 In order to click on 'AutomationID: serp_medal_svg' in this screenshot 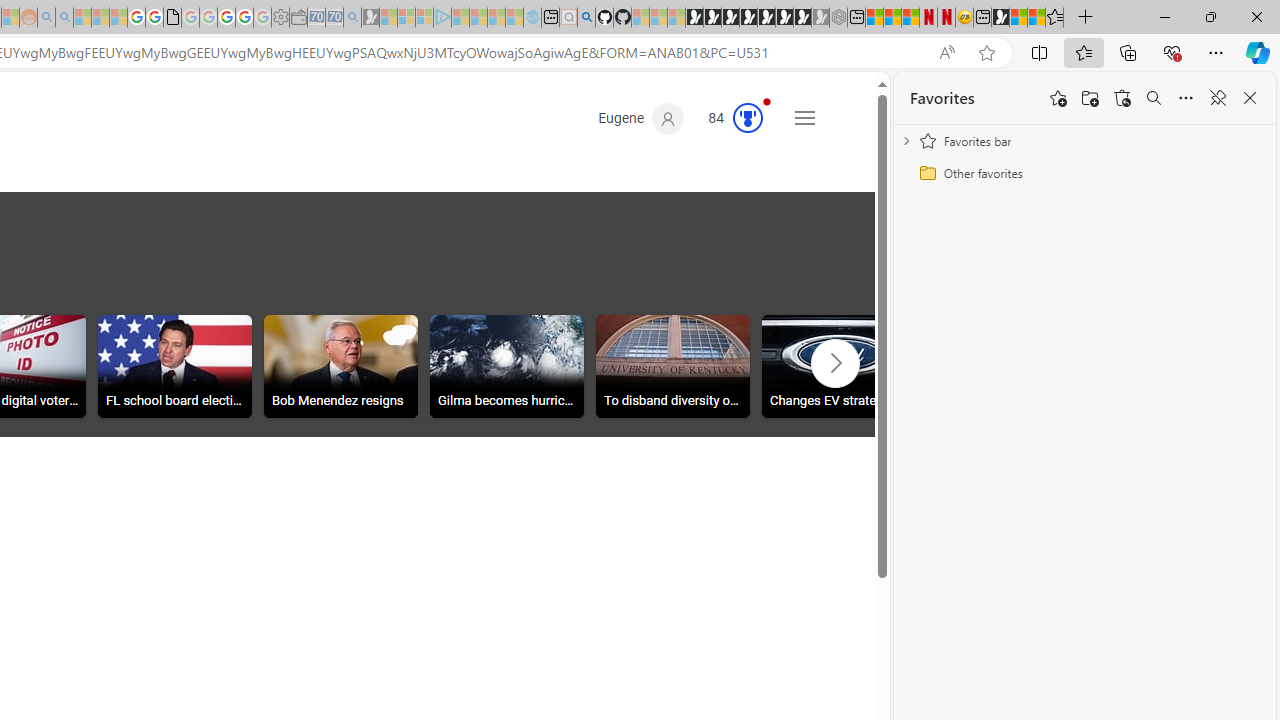, I will do `click(747, 118)`.